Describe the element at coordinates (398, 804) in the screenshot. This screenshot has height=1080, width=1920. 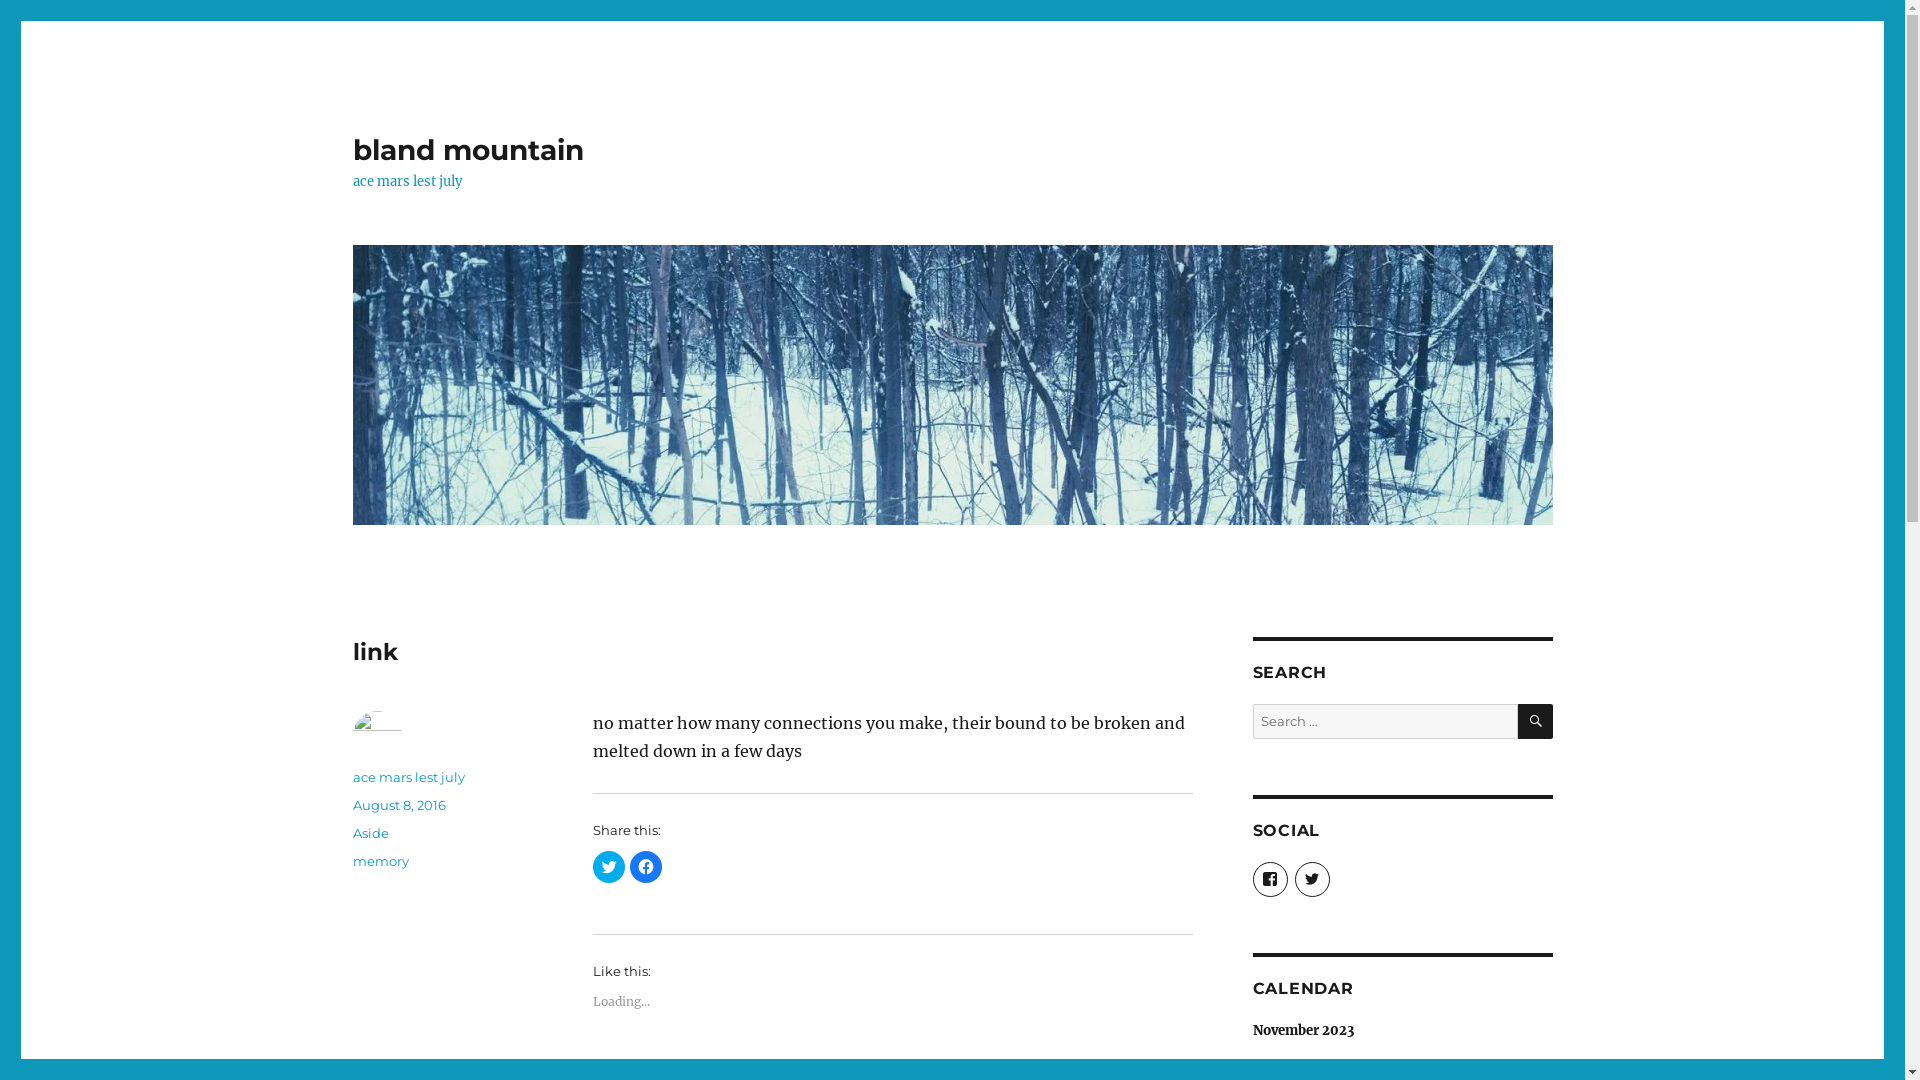
I see `'August 8, 2016'` at that location.